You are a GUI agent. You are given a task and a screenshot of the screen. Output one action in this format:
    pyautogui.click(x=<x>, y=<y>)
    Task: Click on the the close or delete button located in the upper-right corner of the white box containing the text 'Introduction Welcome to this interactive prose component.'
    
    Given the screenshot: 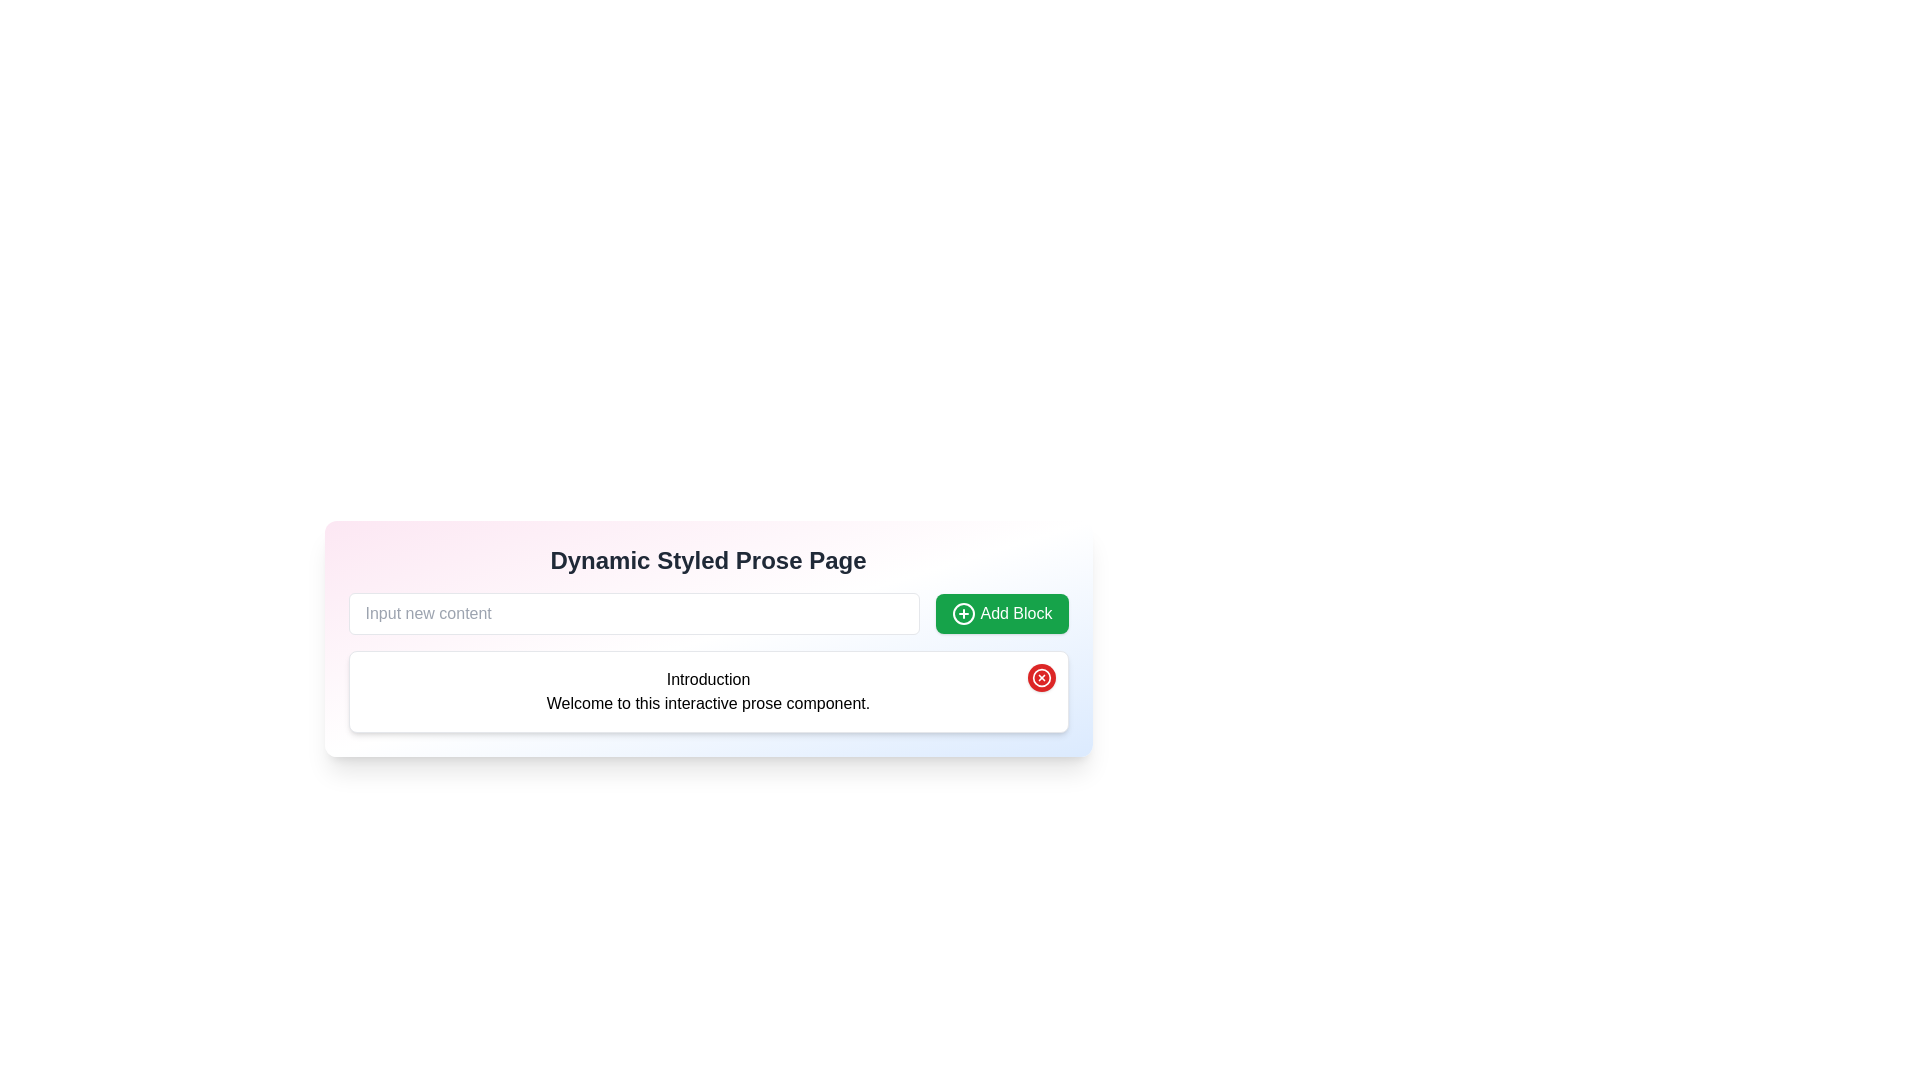 What is the action you would take?
    pyautogui.click(x=1040, y=677)
    